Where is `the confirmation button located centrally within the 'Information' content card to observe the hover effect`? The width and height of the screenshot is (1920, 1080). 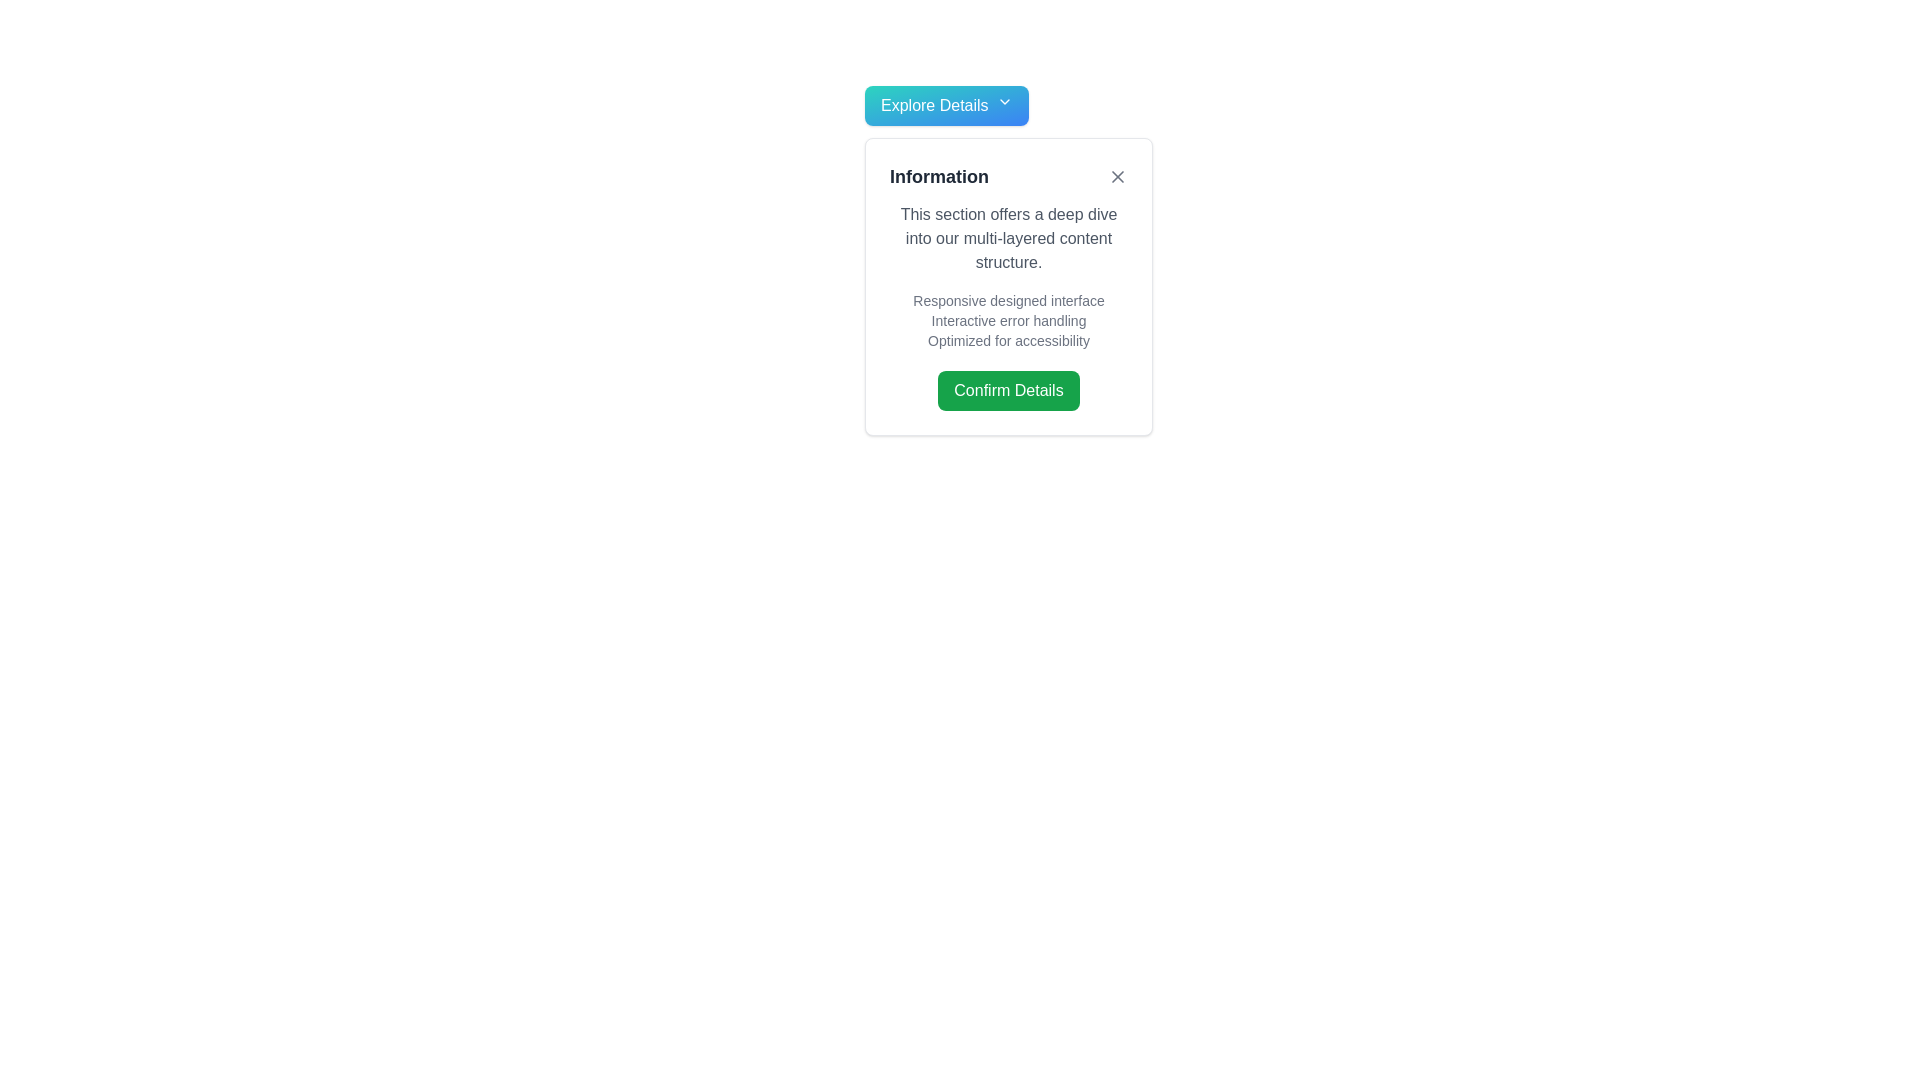
the confirmation button located centrally within the 'Information' content card to observe the hover effect is located at coordinates (1008, 390).